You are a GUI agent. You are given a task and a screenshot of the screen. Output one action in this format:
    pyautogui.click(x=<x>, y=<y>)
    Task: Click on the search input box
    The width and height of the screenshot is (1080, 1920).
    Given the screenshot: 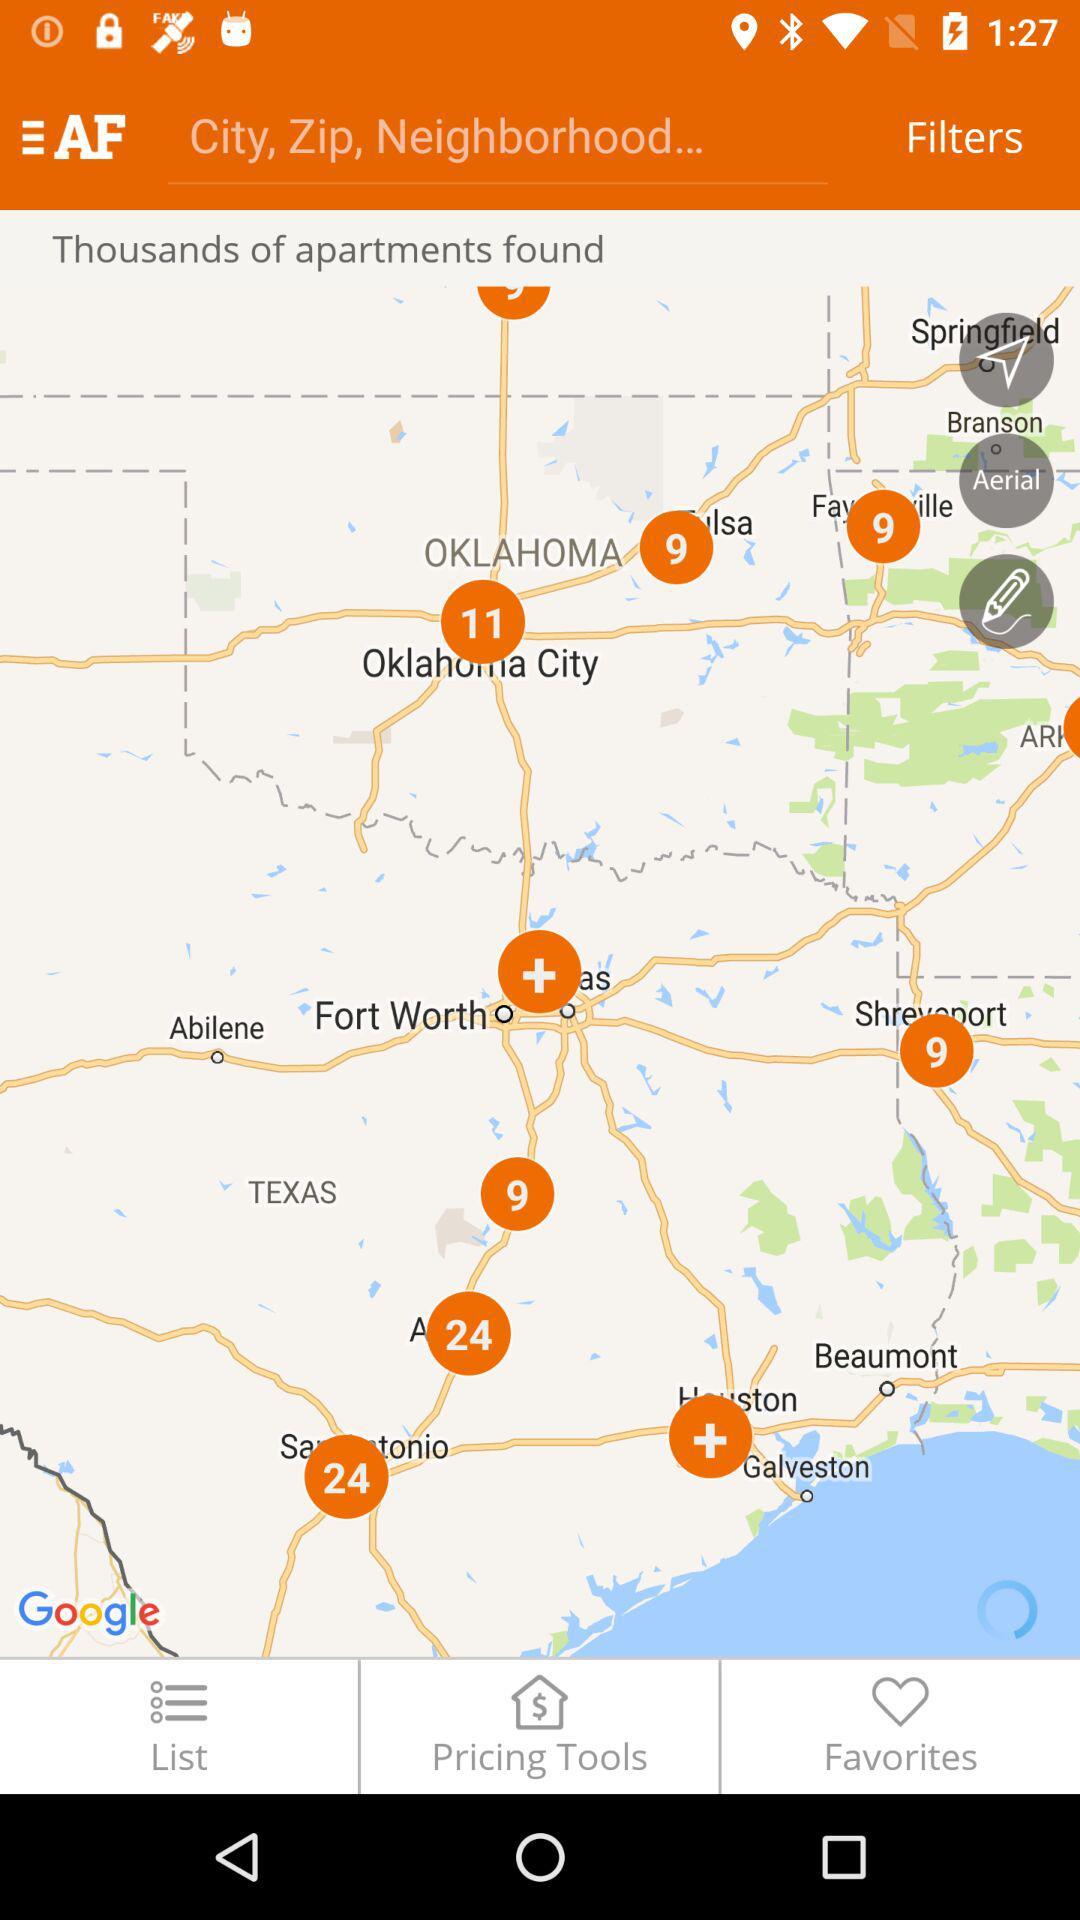 What is the action you would take?
    pyautogui.click(x=496, y=133)
    